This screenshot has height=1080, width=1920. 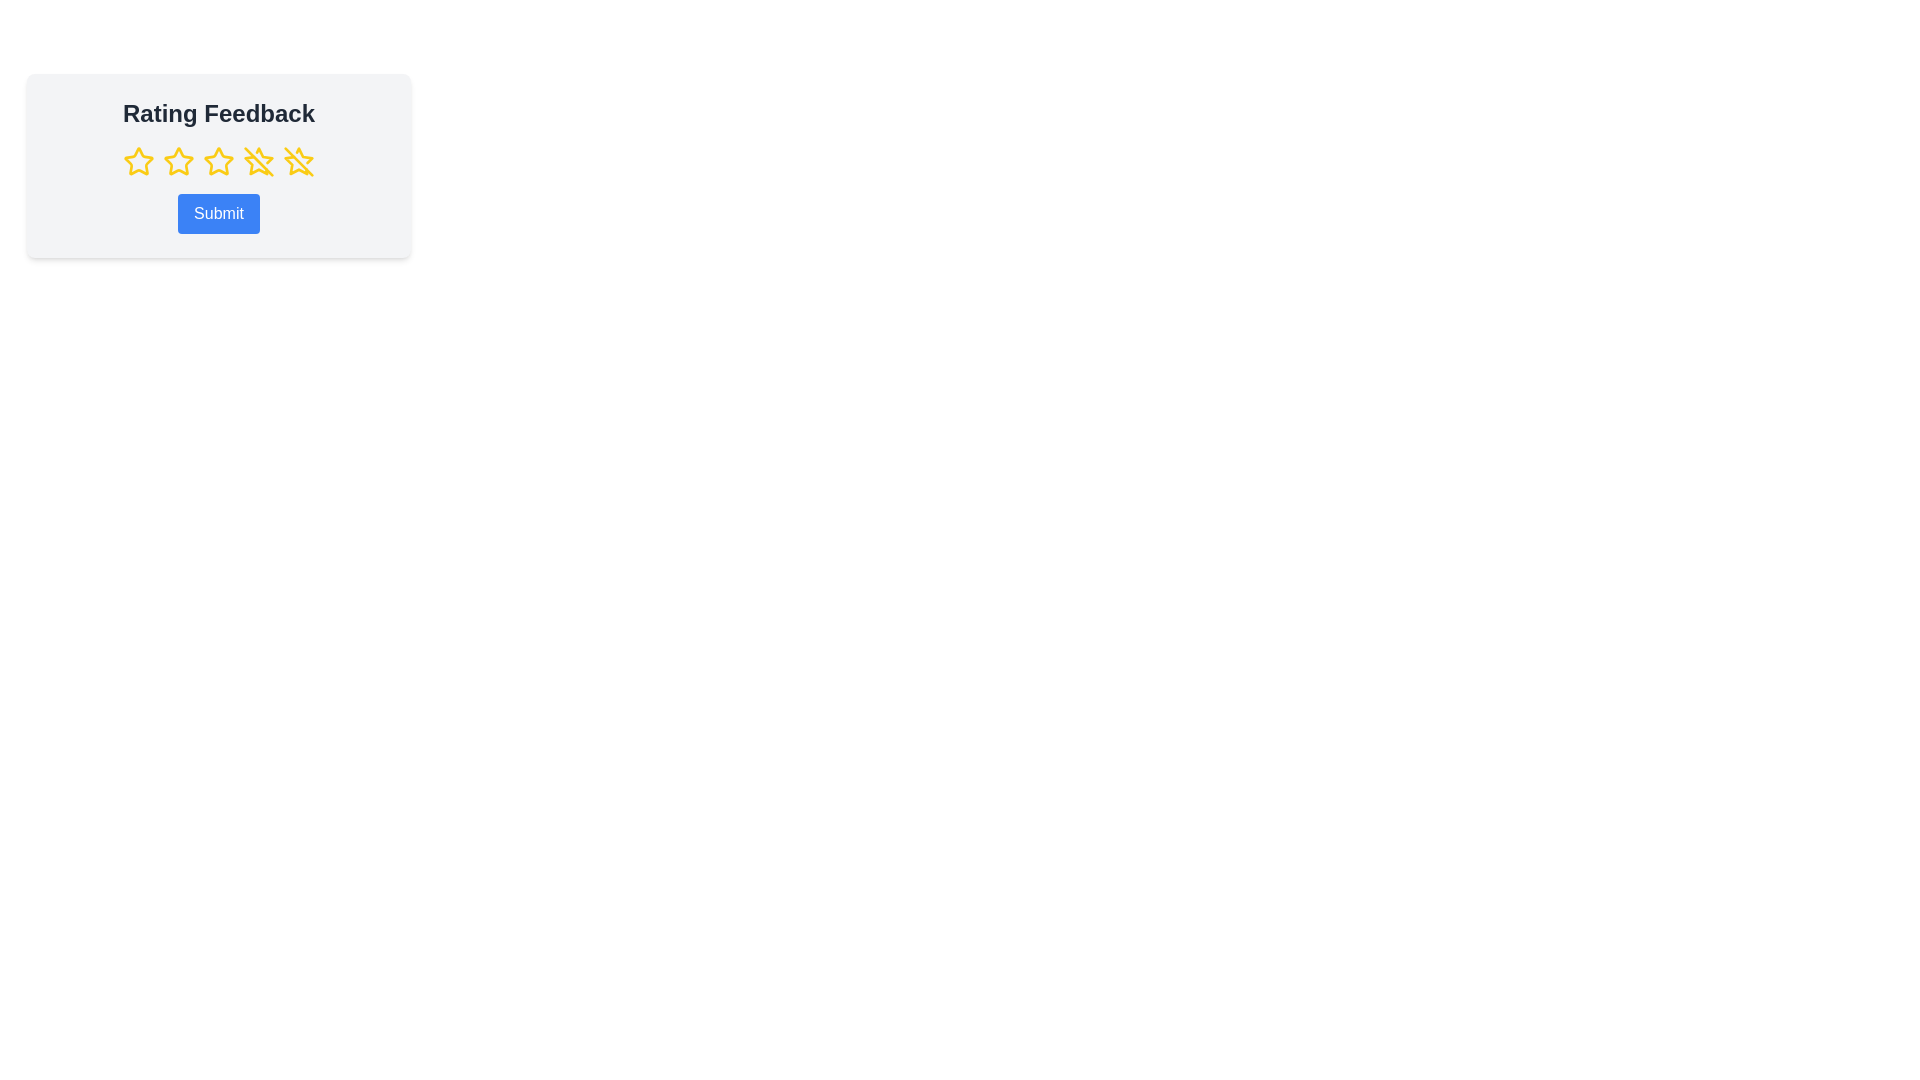 What do you see at coordinates (219, 160) in the screenshot?
I see `the third star-shaped rating icon outlined in yellow, which is visually distinct and located above the 'Submit' button` at bounding box center [219, 160].